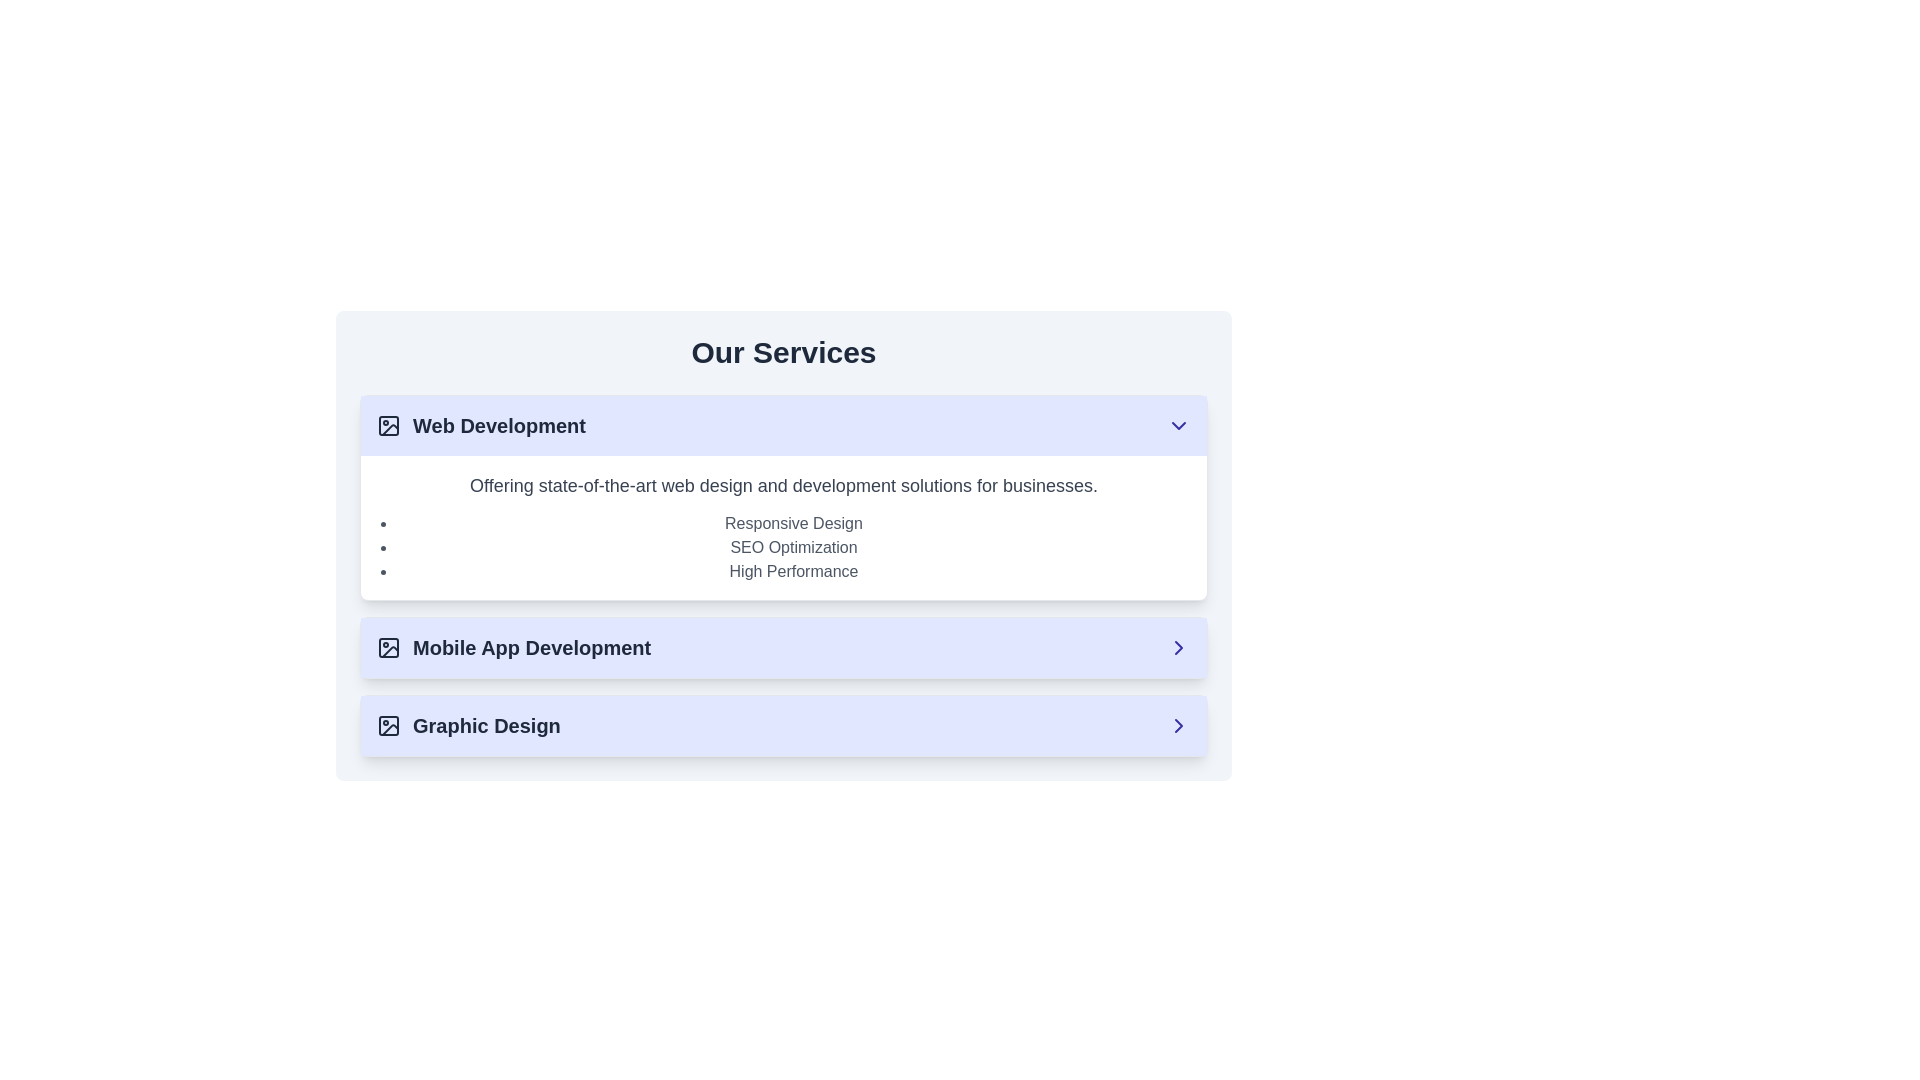 The image size is (1920, 1080). I want to click on the chevron button at the far-right end of the 'Mobile App Development' row, so click(1179, 648).